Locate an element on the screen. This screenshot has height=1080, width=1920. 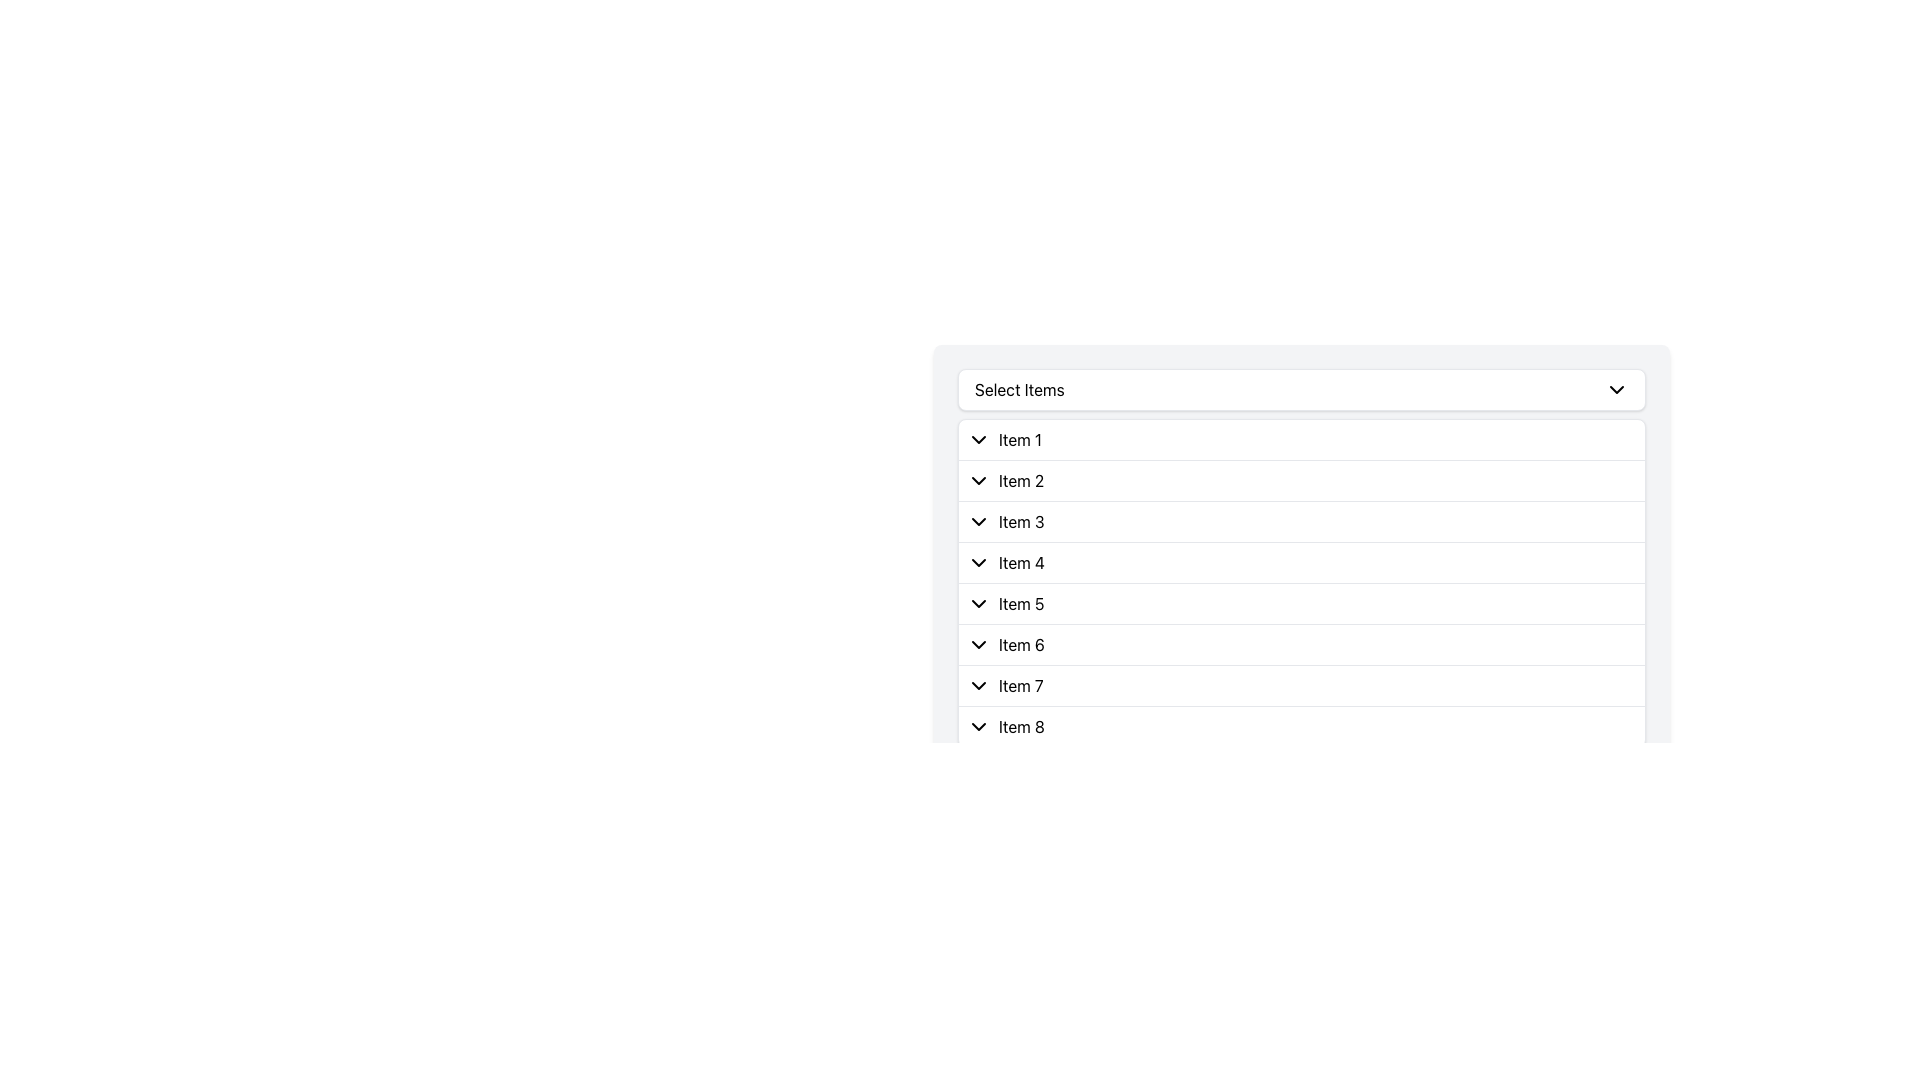
the 'Select Items' dropdown menu trigger button is located at coordinates (1301, 389).